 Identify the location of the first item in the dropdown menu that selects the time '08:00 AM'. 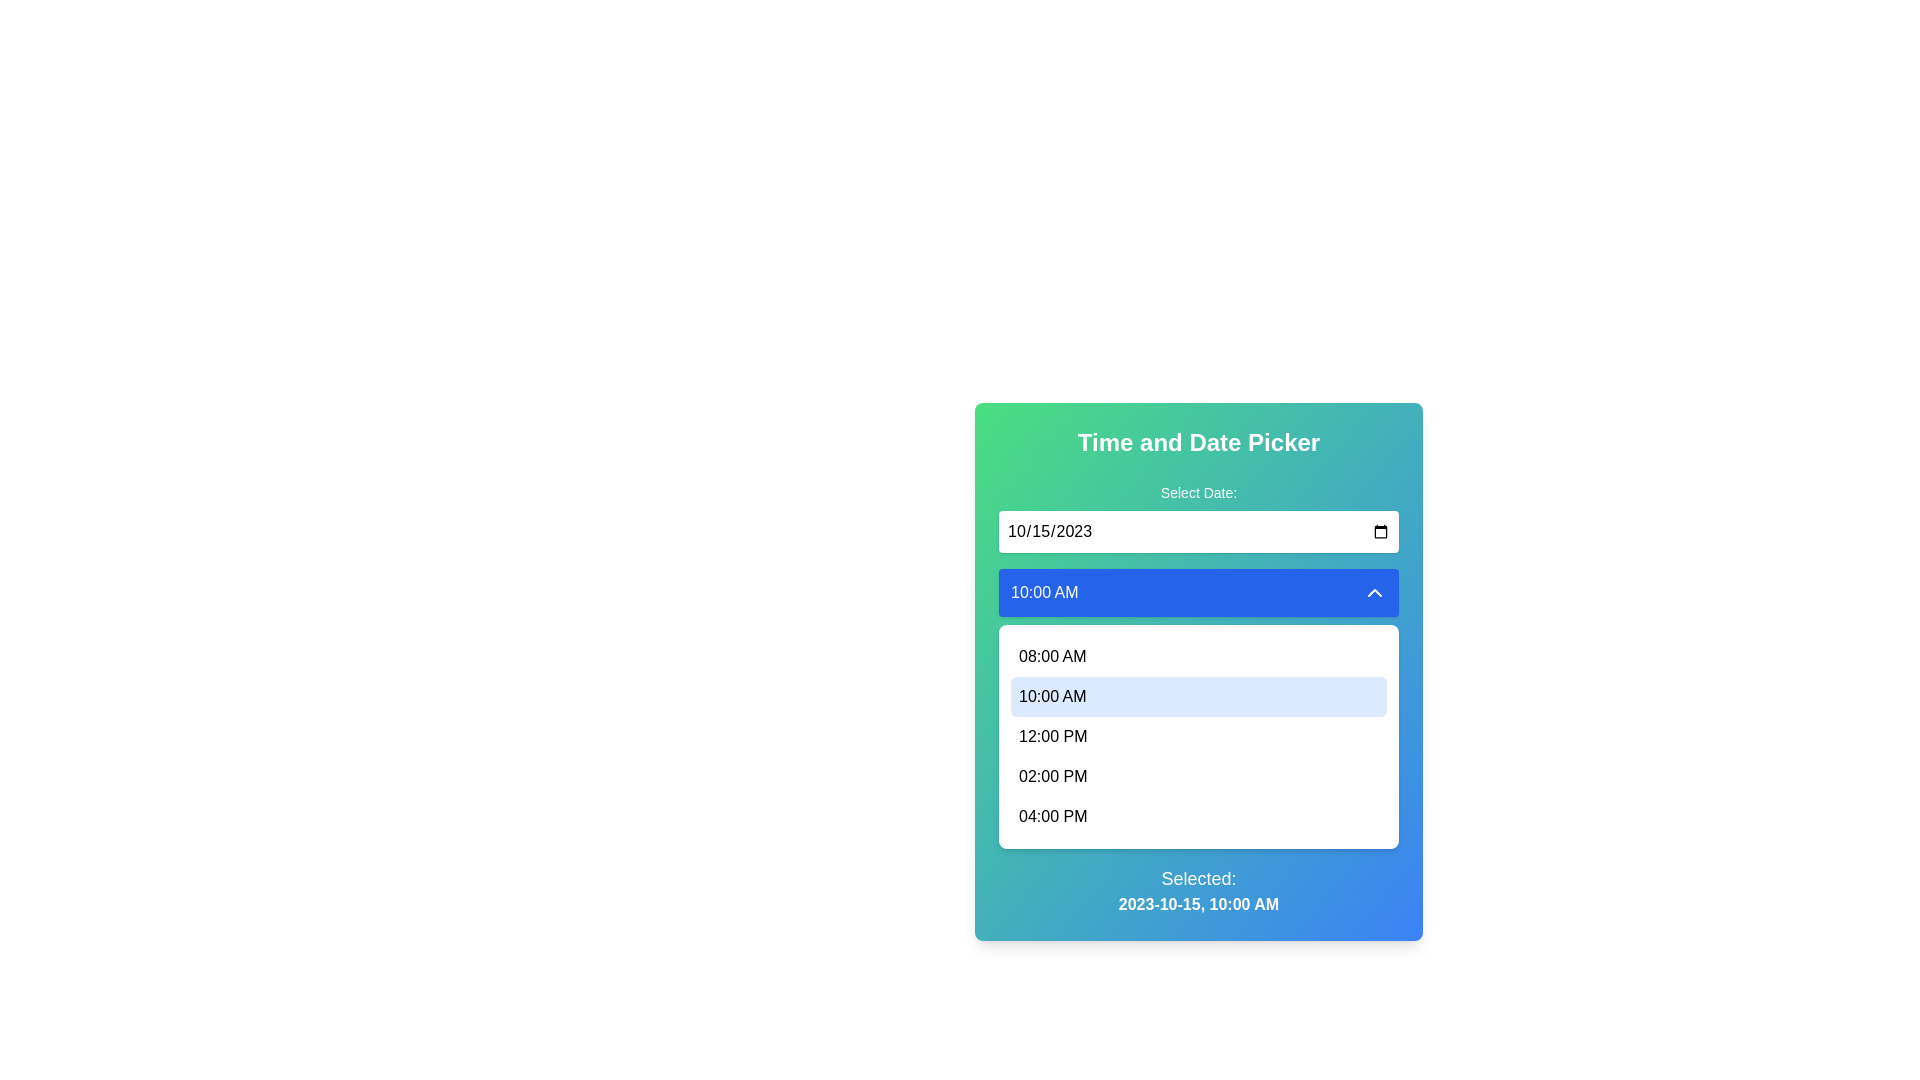
(1199, 656).